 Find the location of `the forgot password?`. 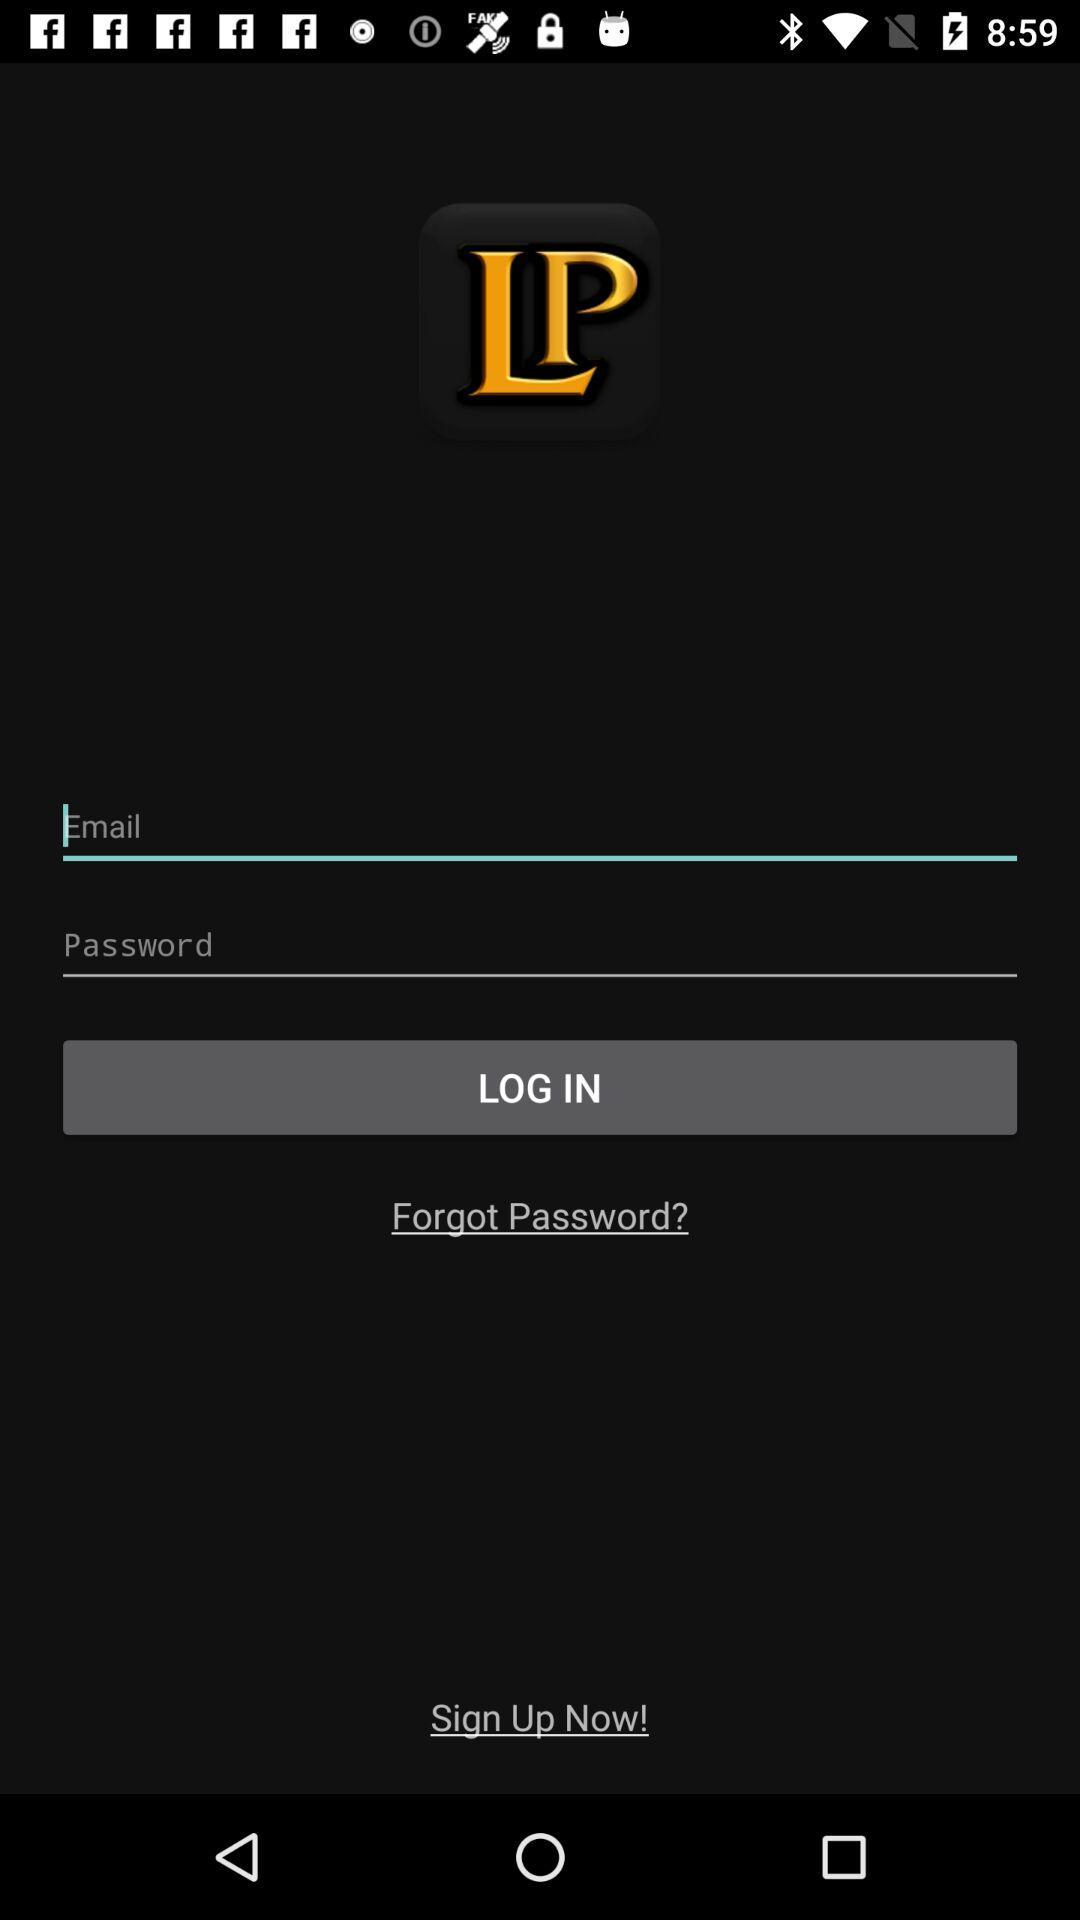

the forgot password? is located at coordinates (540, 1213).